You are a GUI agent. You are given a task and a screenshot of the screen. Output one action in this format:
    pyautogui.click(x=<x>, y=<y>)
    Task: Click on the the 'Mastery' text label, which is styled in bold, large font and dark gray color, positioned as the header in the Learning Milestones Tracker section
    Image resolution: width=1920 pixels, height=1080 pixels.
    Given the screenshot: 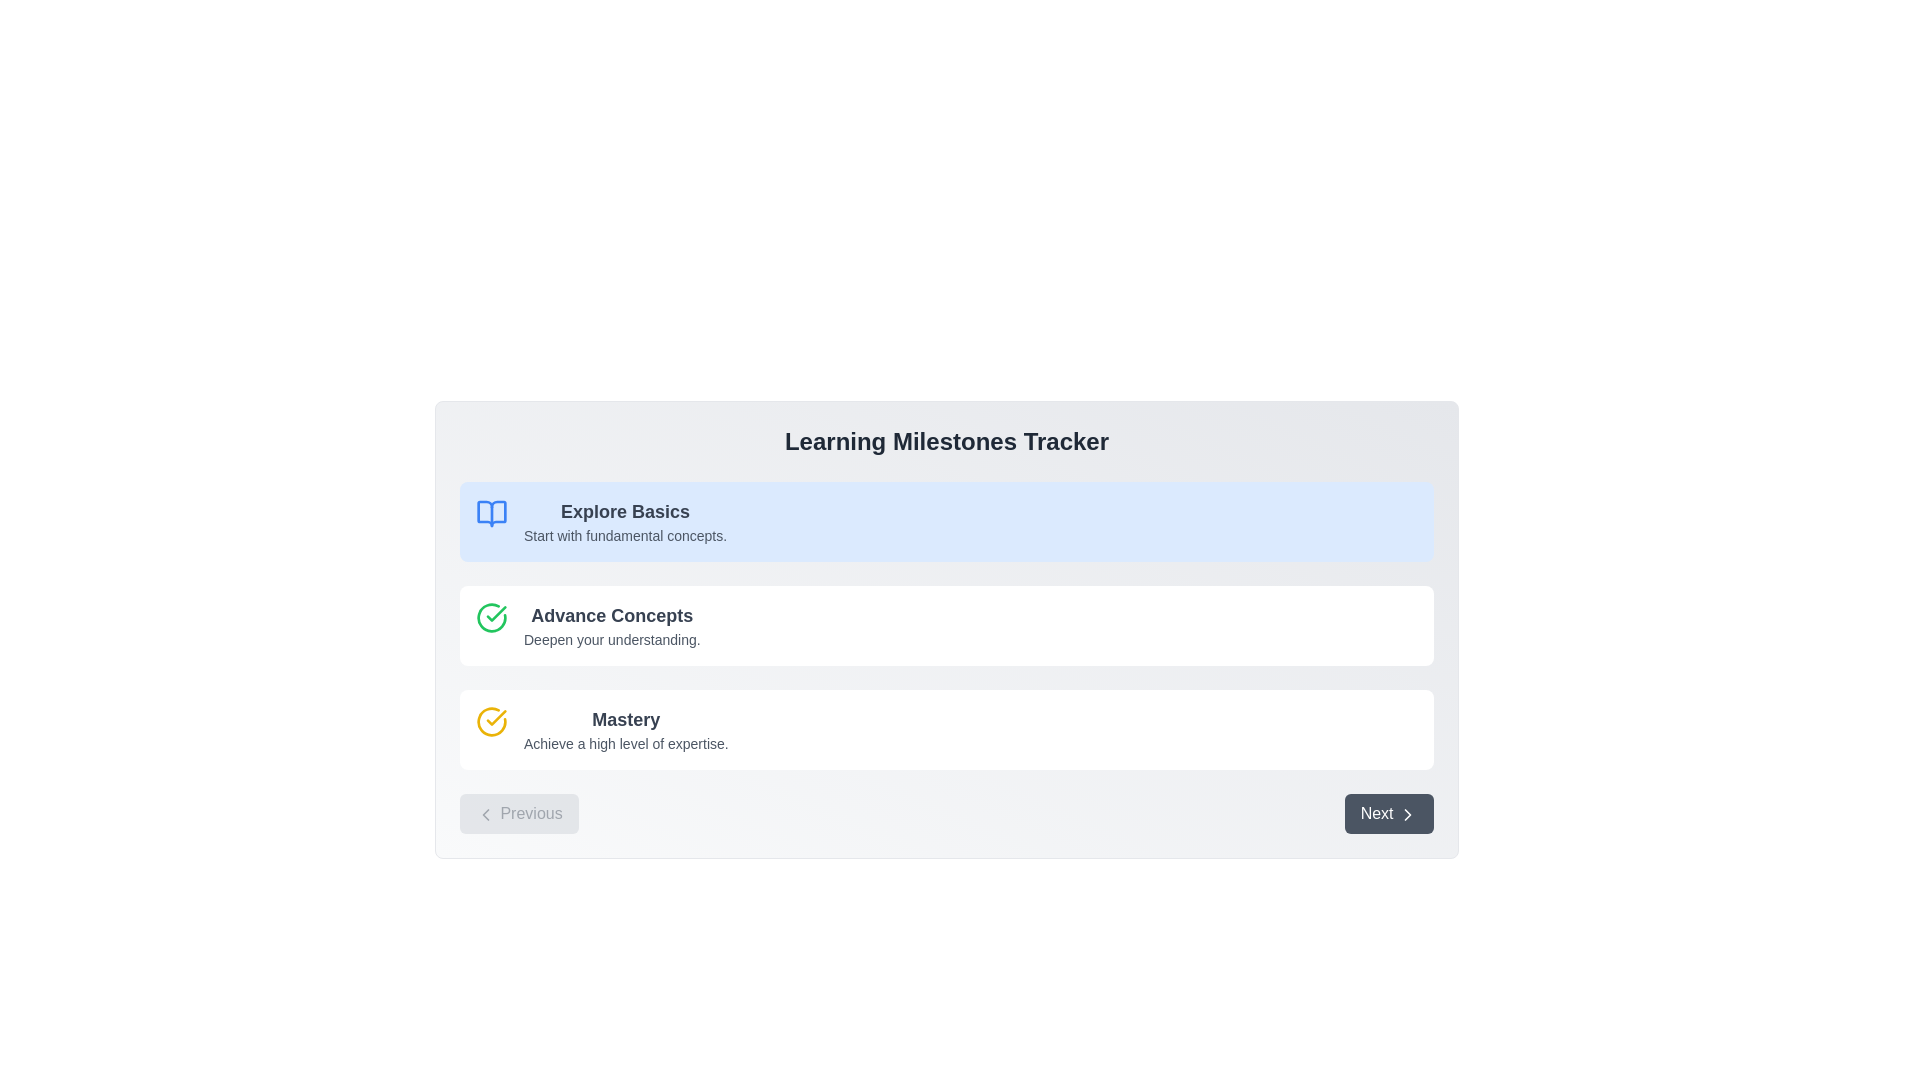 What is the action you would take?
    pyautogui.click(x=625, y=720)
    